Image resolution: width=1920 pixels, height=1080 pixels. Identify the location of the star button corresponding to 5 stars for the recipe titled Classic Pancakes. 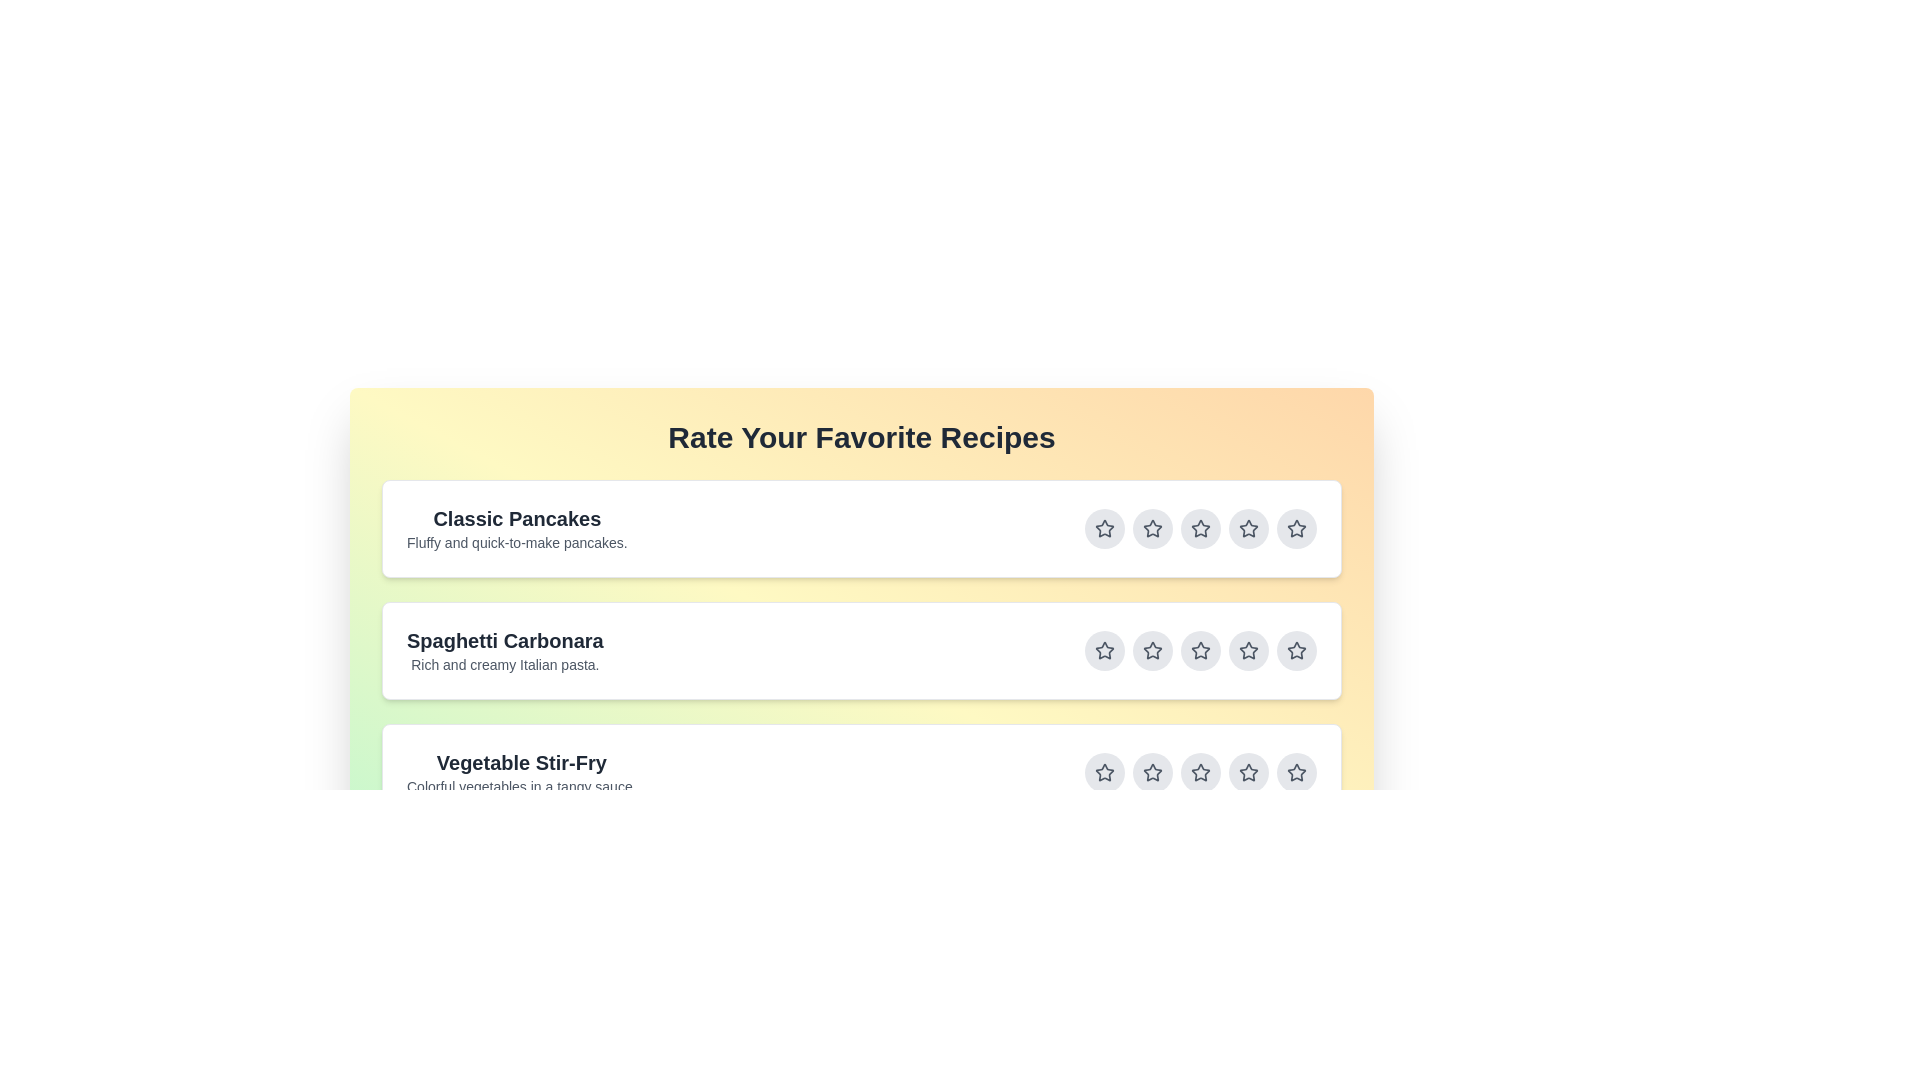
(1296, 527).